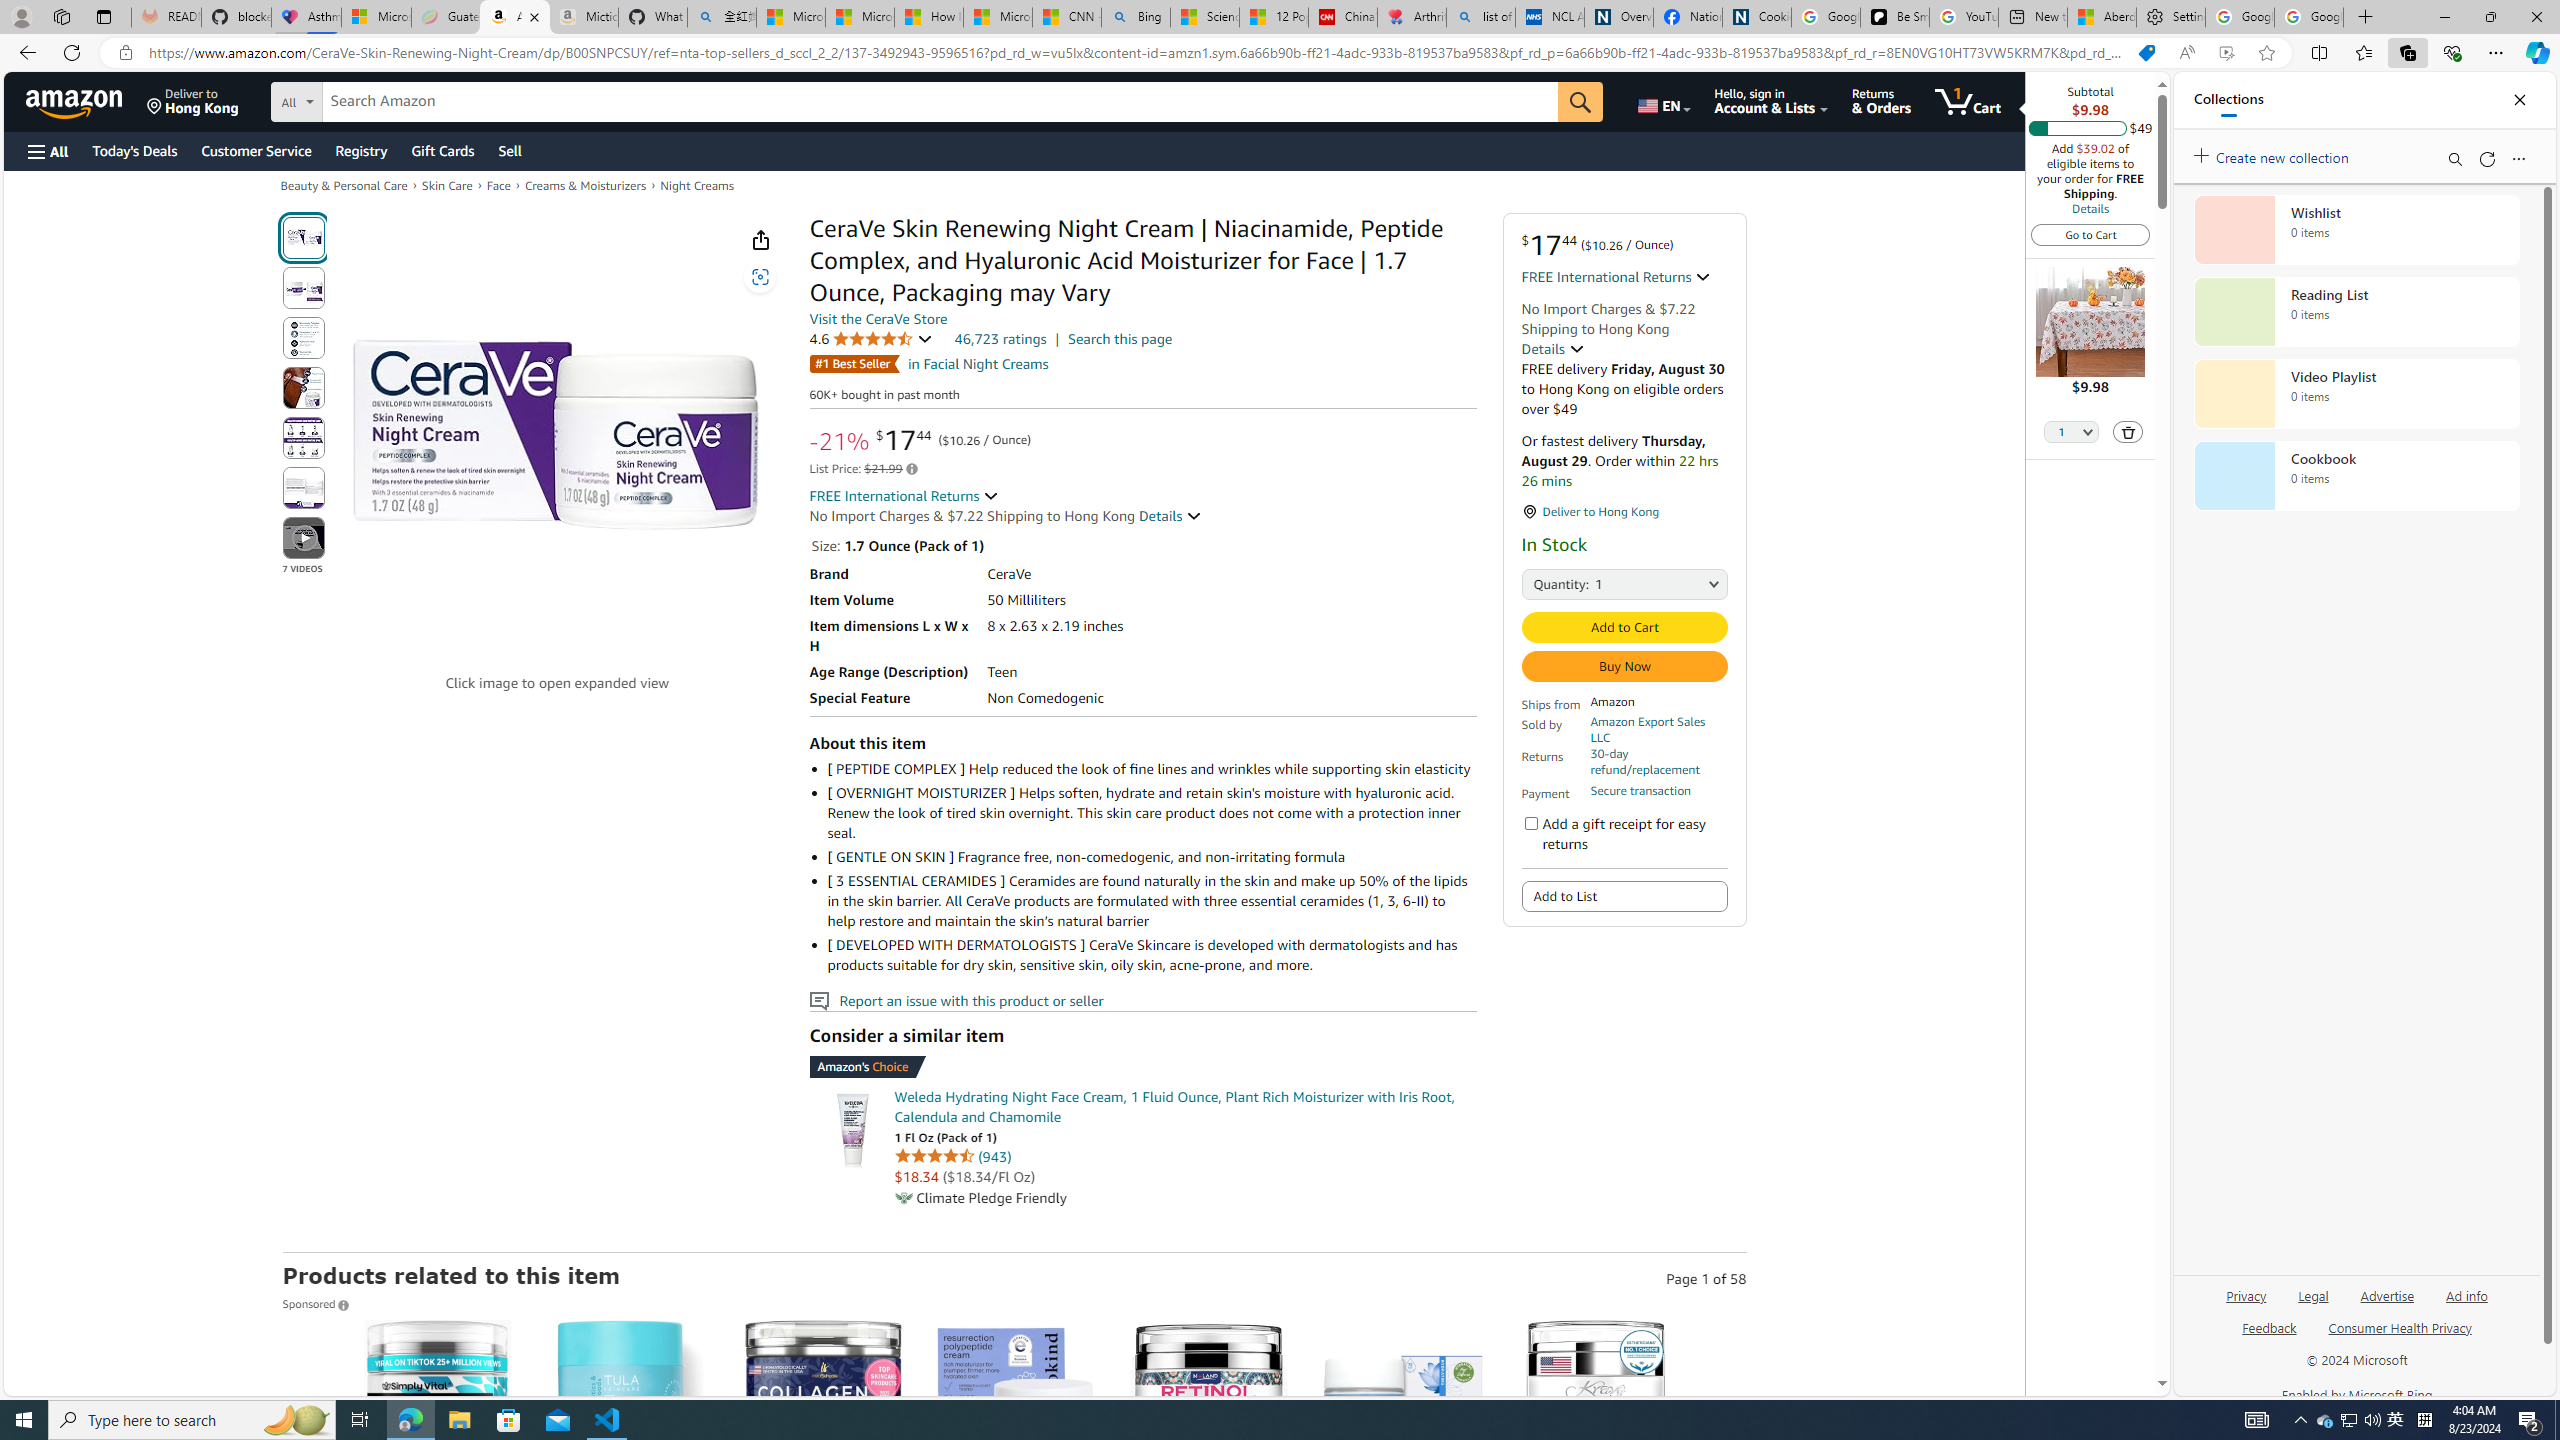  What do you see at coordinates (342, 184) in the screenshot?
I see `'Beauty & Personal Care'` at bounding box center [342, 184].